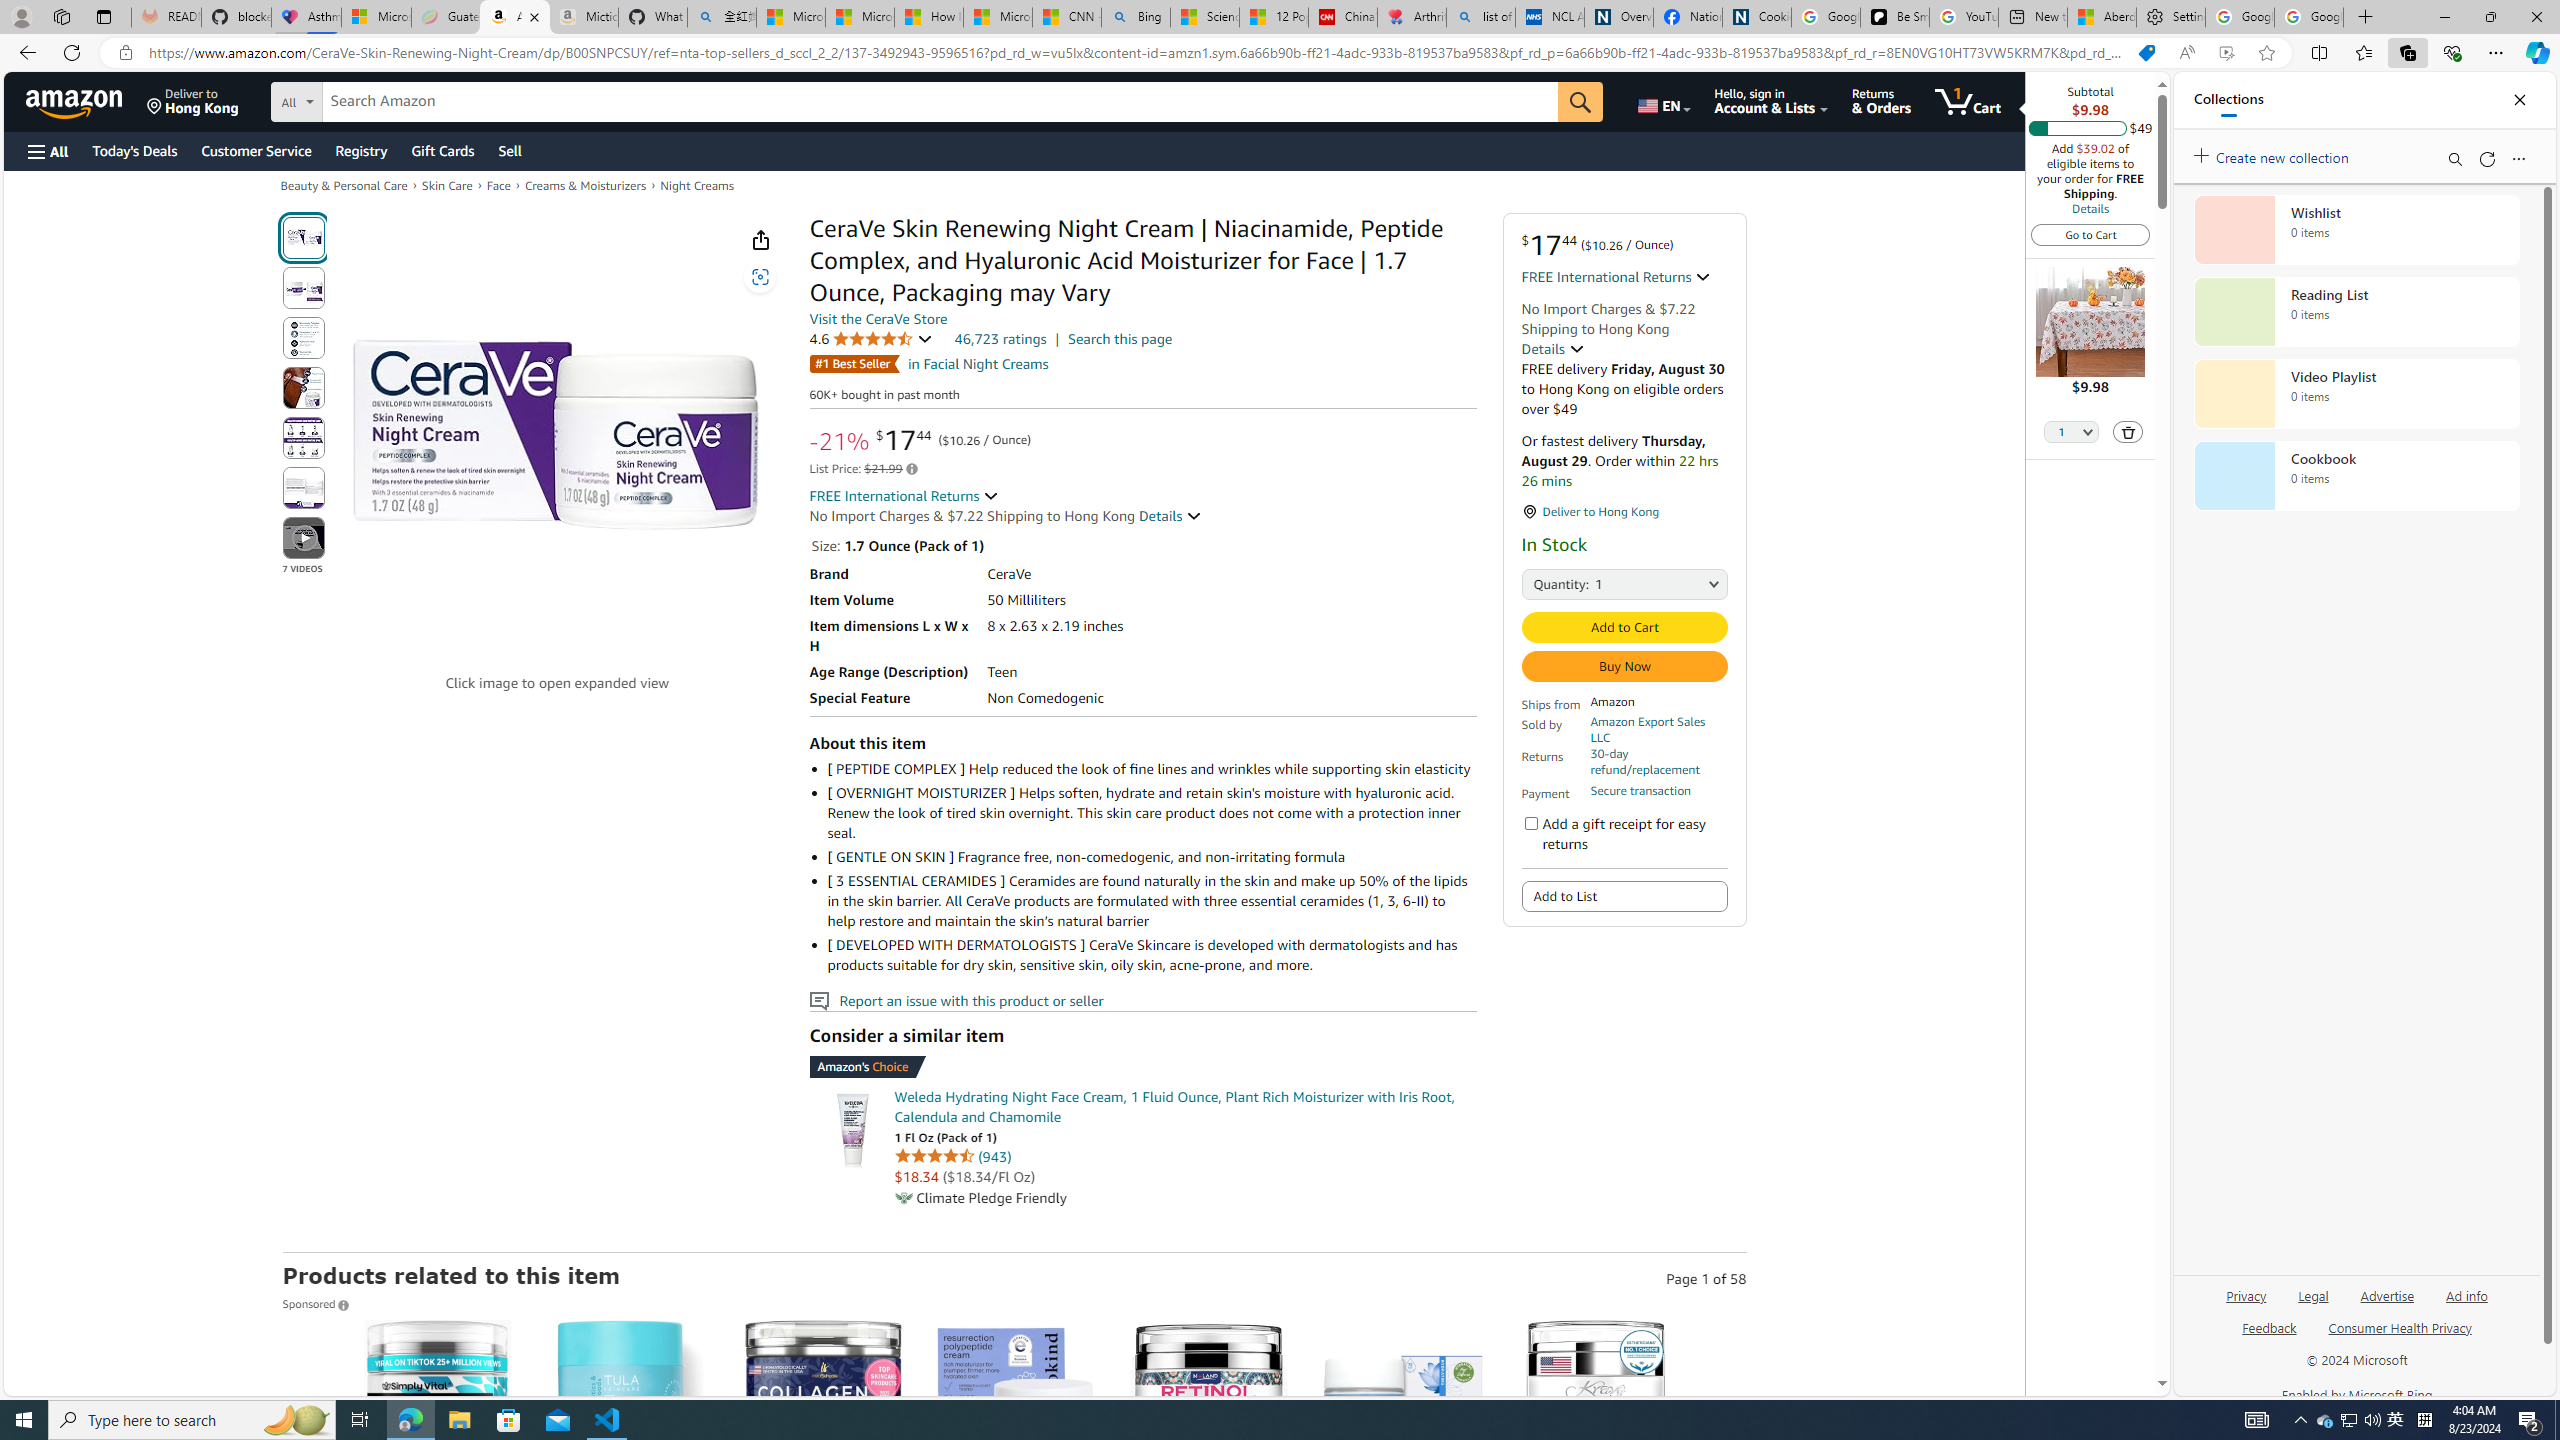  What do you see at coordinates (342, 184) in the screenshot?
I see `'Beauty & Personal Care'` at bounding box center [342, 184].